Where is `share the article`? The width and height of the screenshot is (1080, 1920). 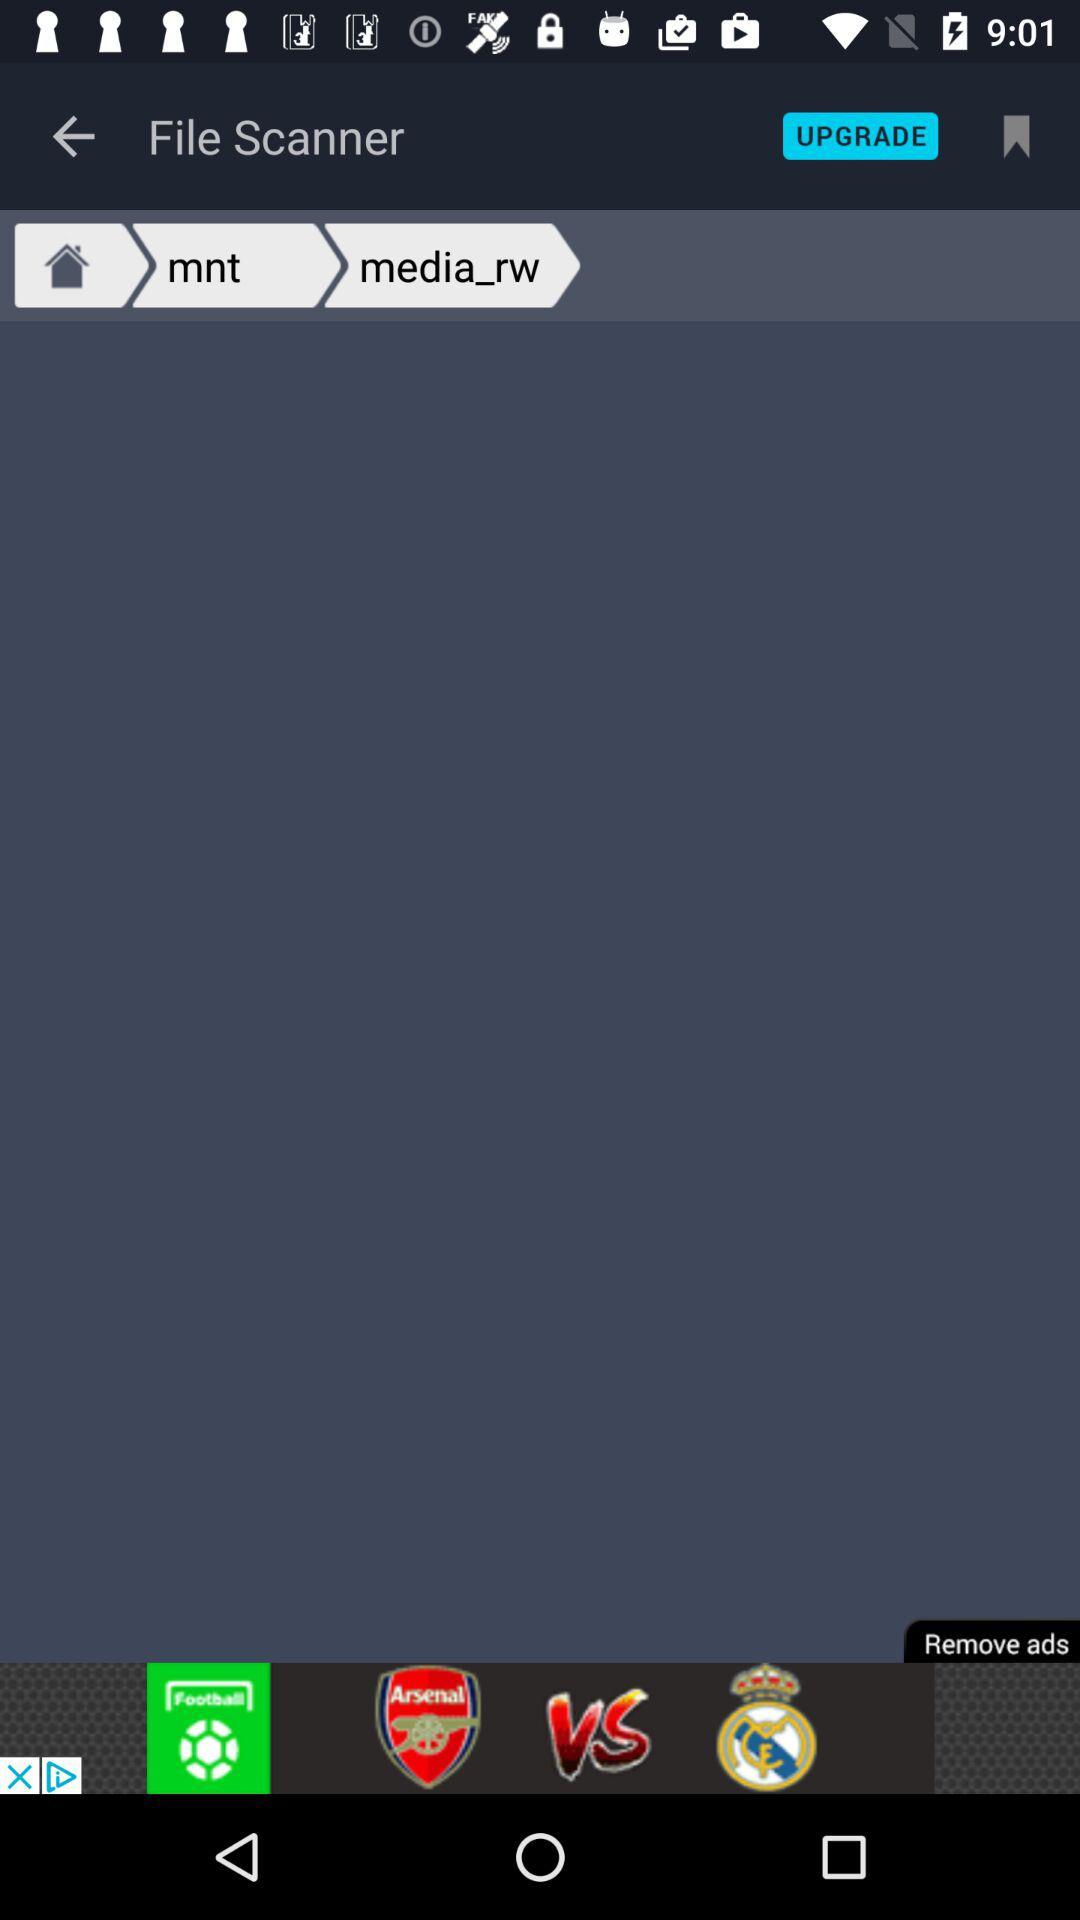 share the article is located at coordinates (540, 1727).